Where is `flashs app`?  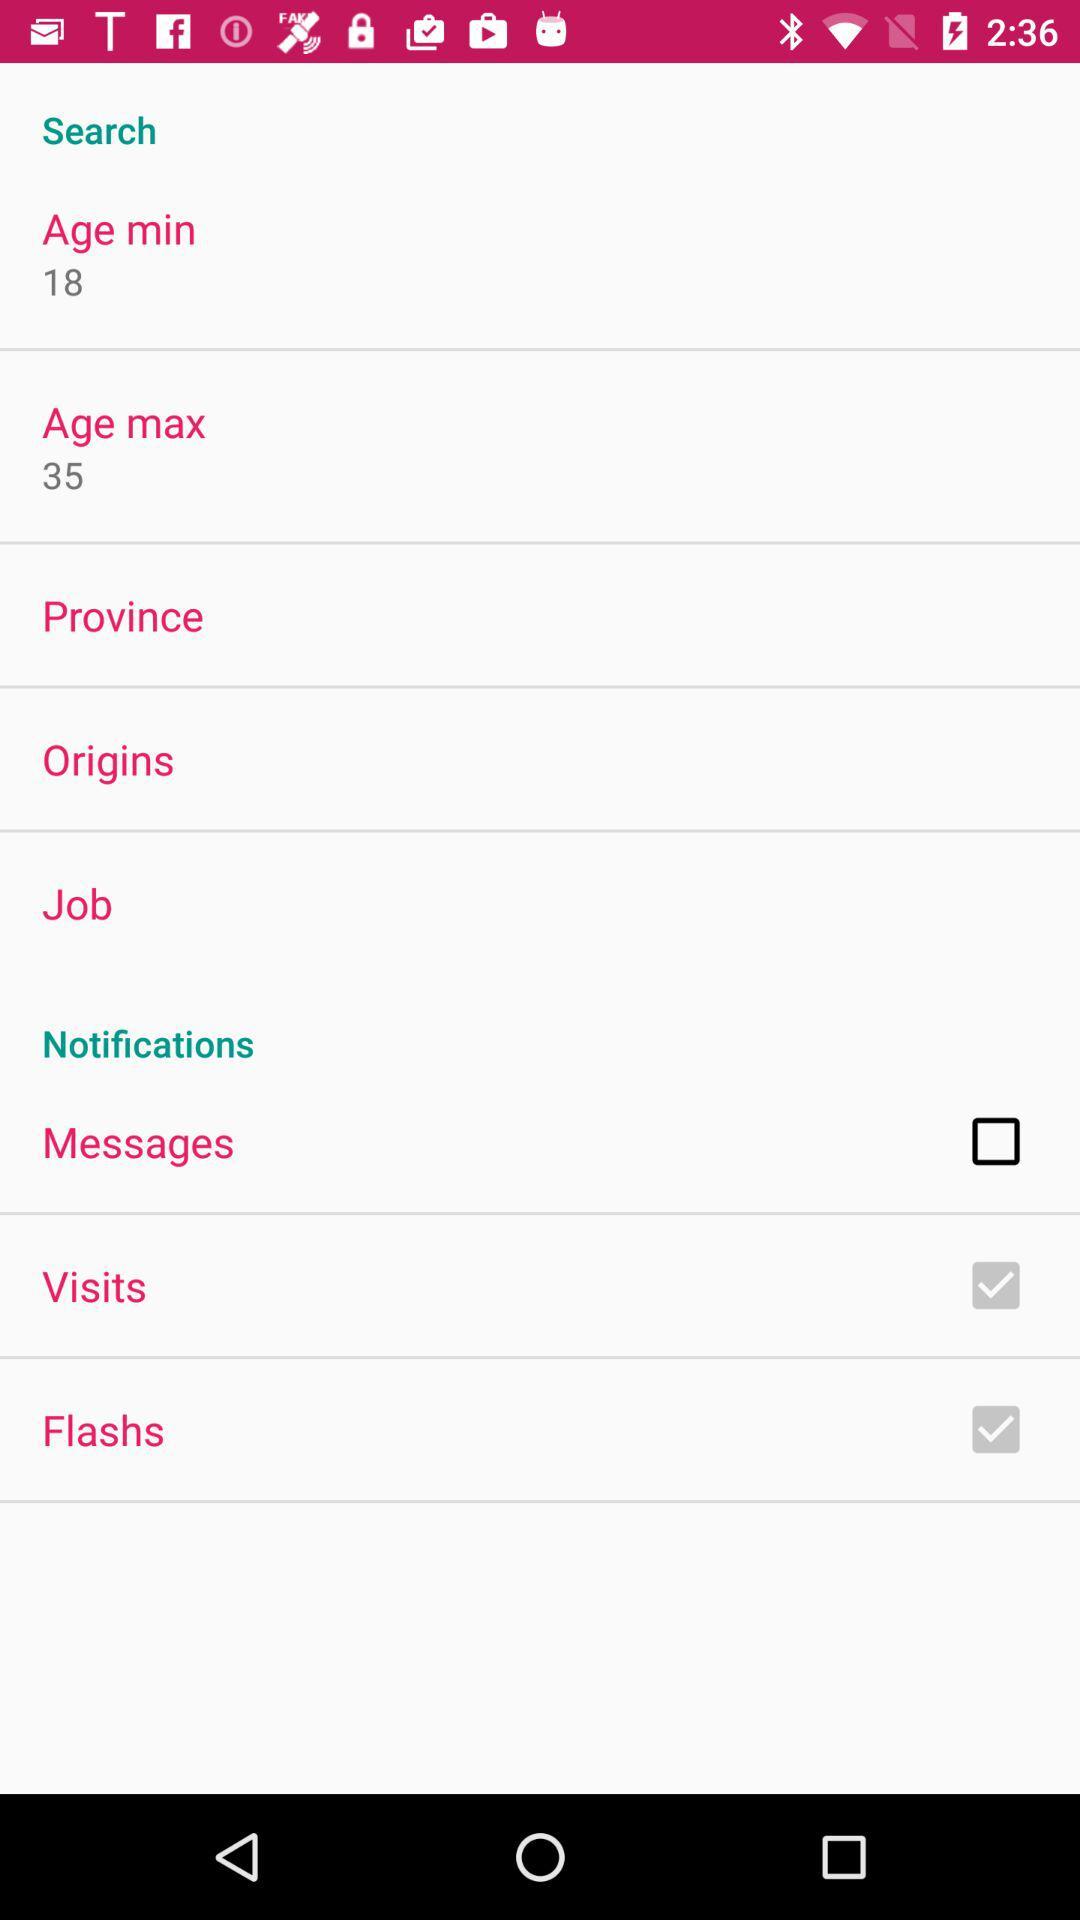 flashs app is located at coordinates (103, 1428).